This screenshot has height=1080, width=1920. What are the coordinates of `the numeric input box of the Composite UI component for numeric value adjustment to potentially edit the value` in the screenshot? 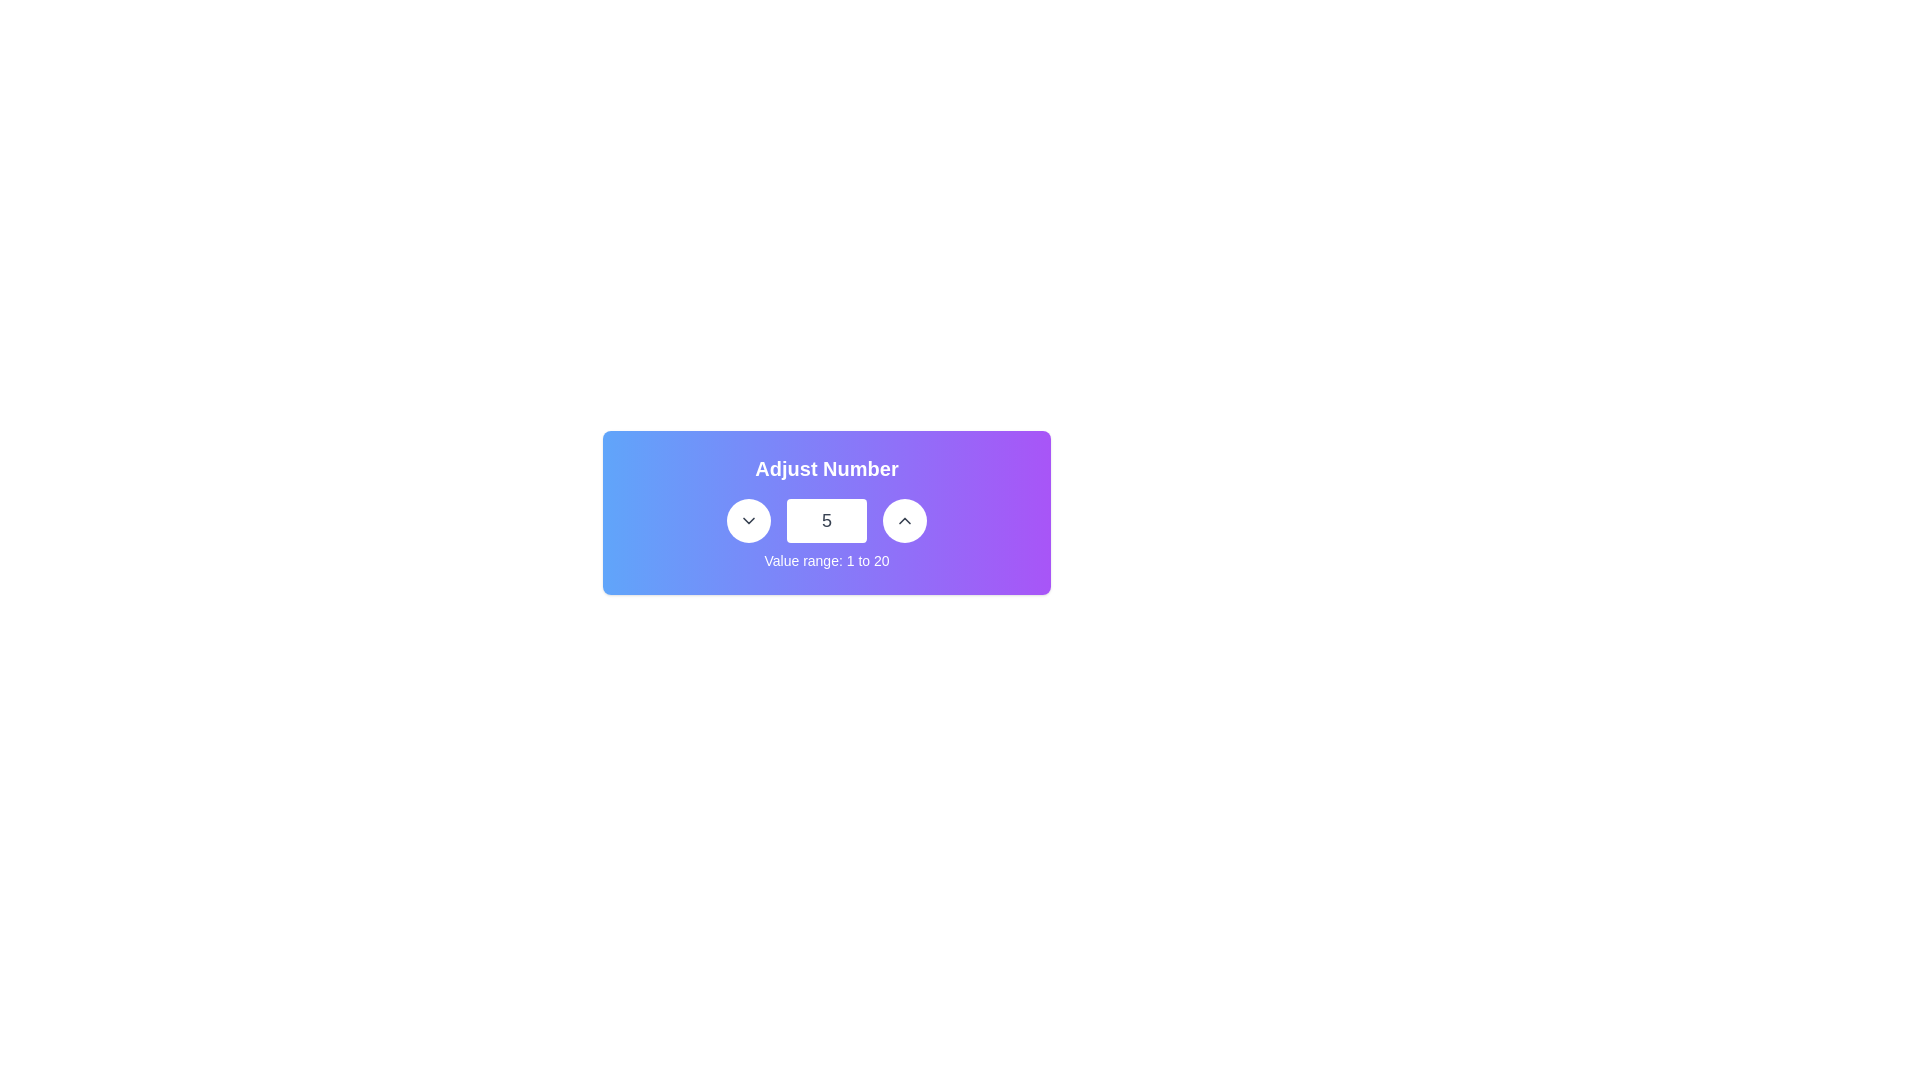 It's located at (826, 512).